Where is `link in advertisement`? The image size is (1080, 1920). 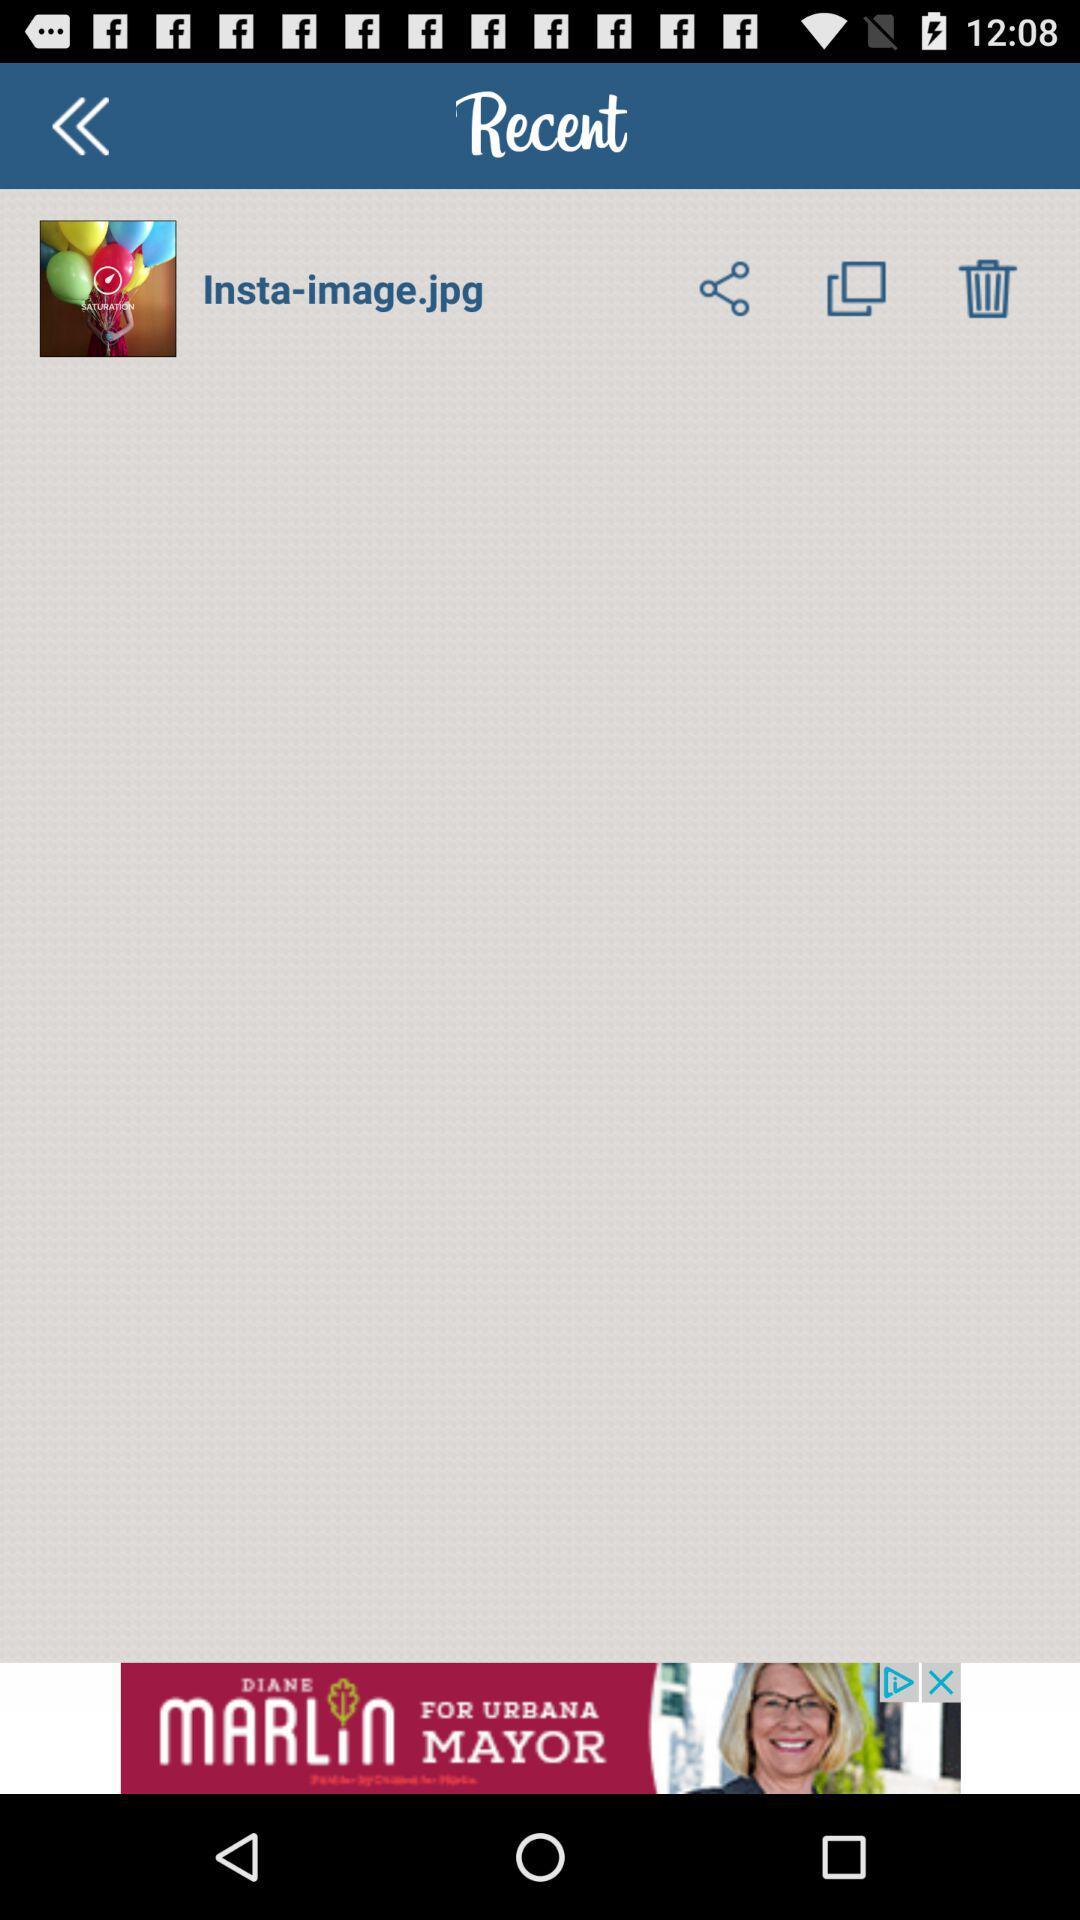 link in advertisement is located at coordinates (540, 1727).